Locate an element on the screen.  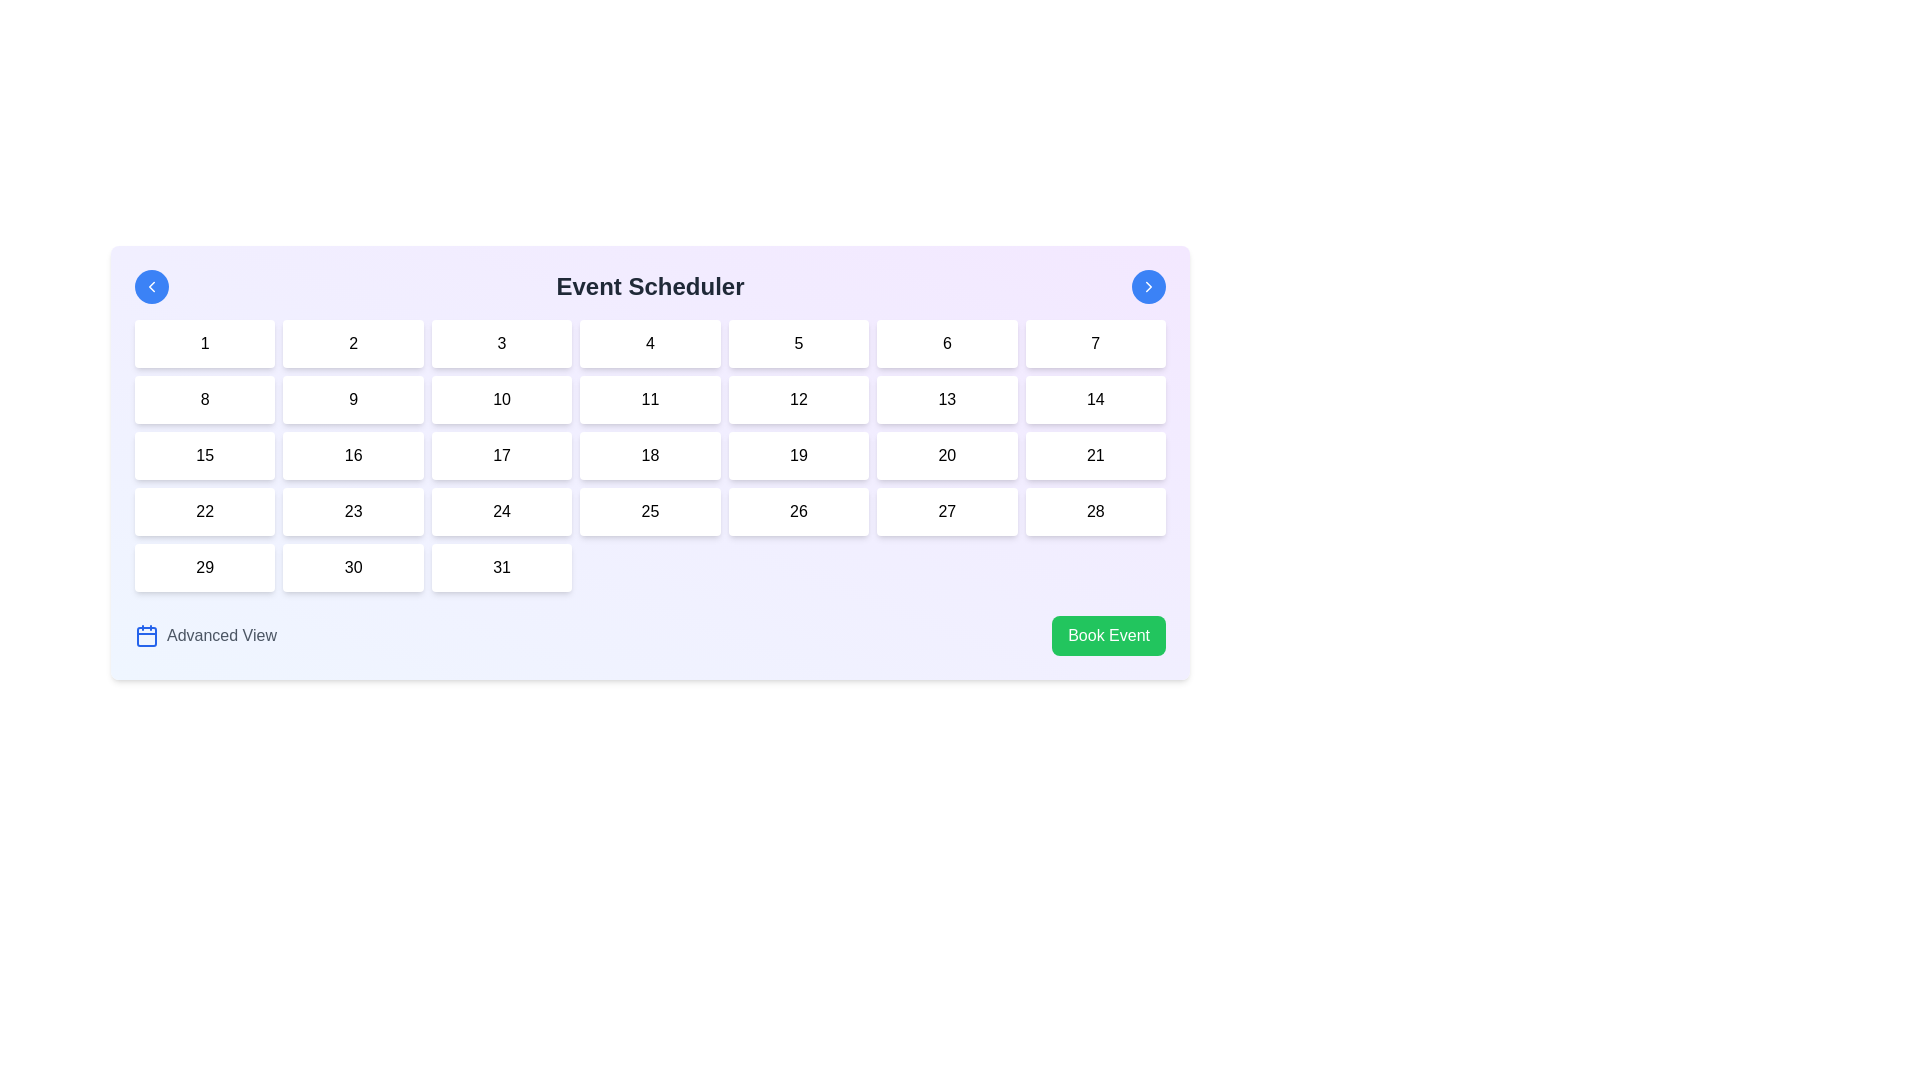
the interactive button labeled '9' in the Event Scheduler grid is located at coordinates (353, 400).